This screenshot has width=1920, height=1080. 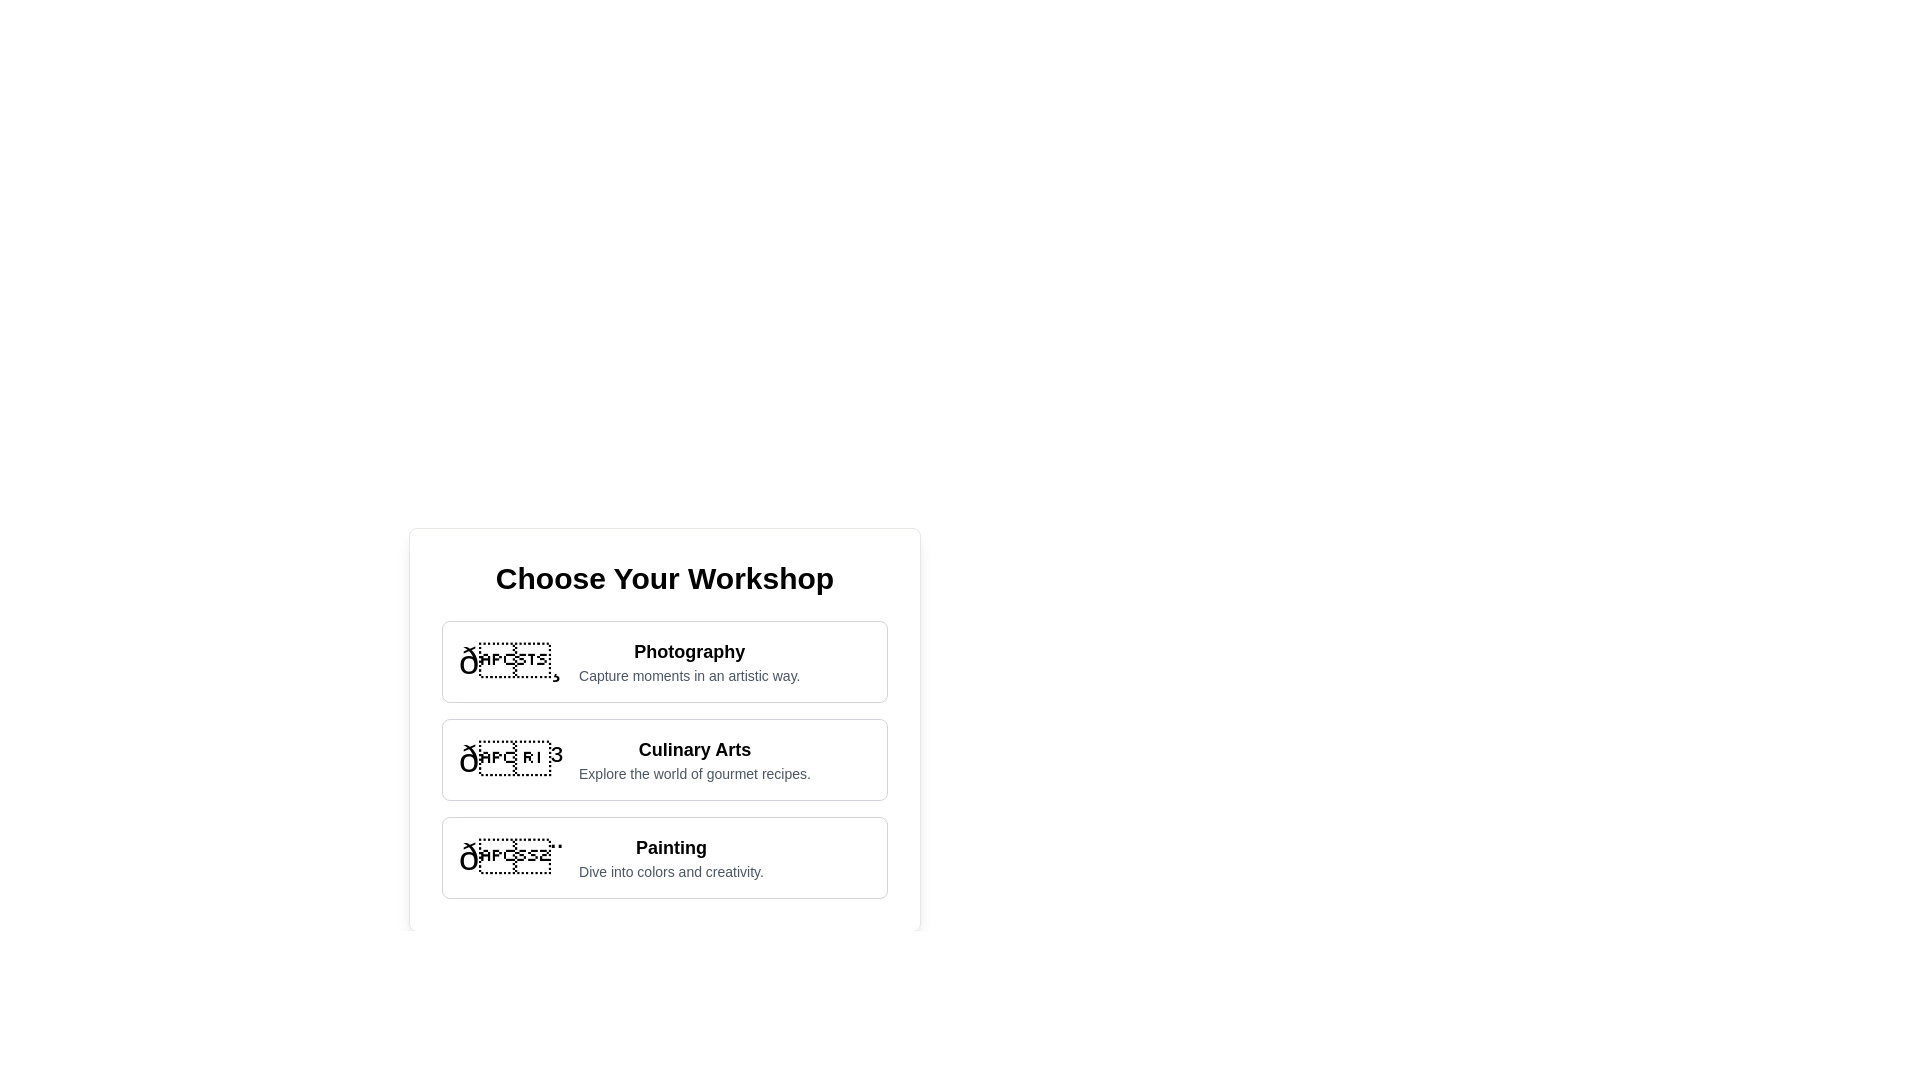 What do you see at coordinates (665, 662) in the screenshot?
I see `the first Selection Card in the vertical list of photography workshop options` at bounding box center [665, 662].